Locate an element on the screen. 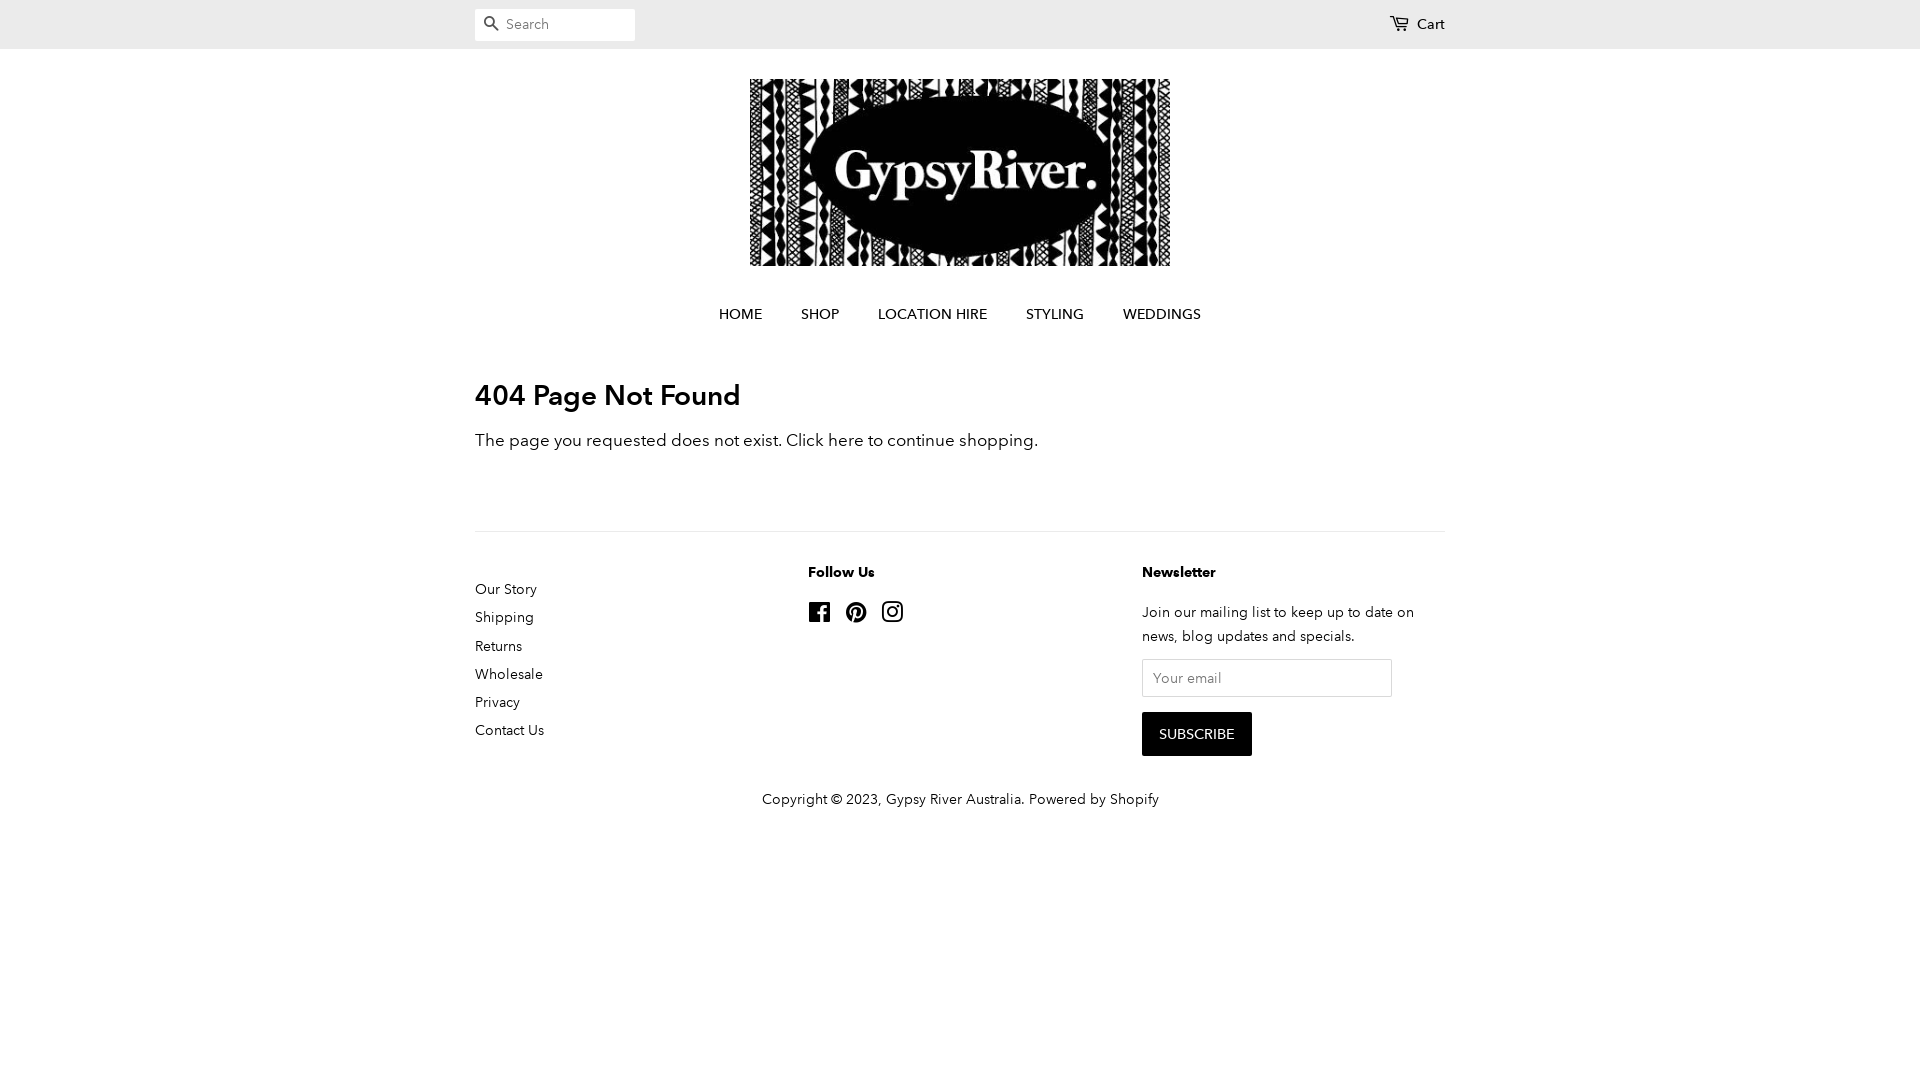 The image size is (1920, 1080). 'Wholesale' is located at coordinates (508, 674).